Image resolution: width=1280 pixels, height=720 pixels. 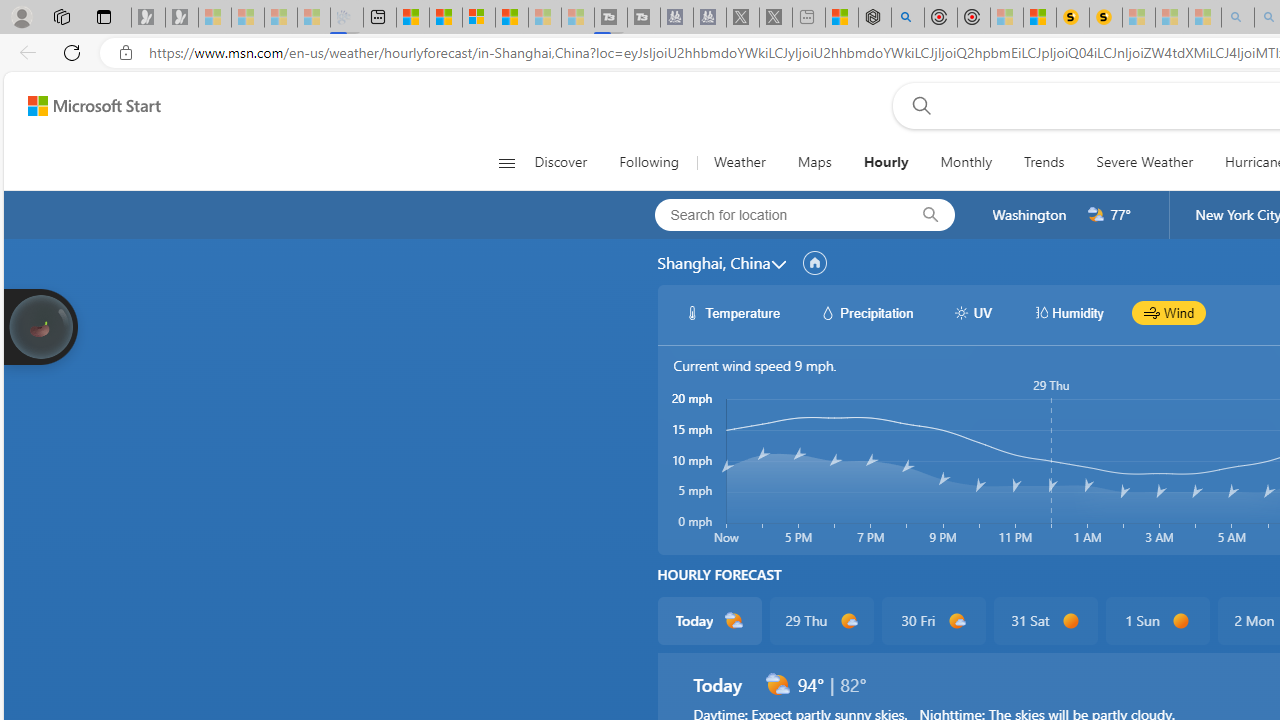 I want to click on 'Maps', so click(x=814, y=162).